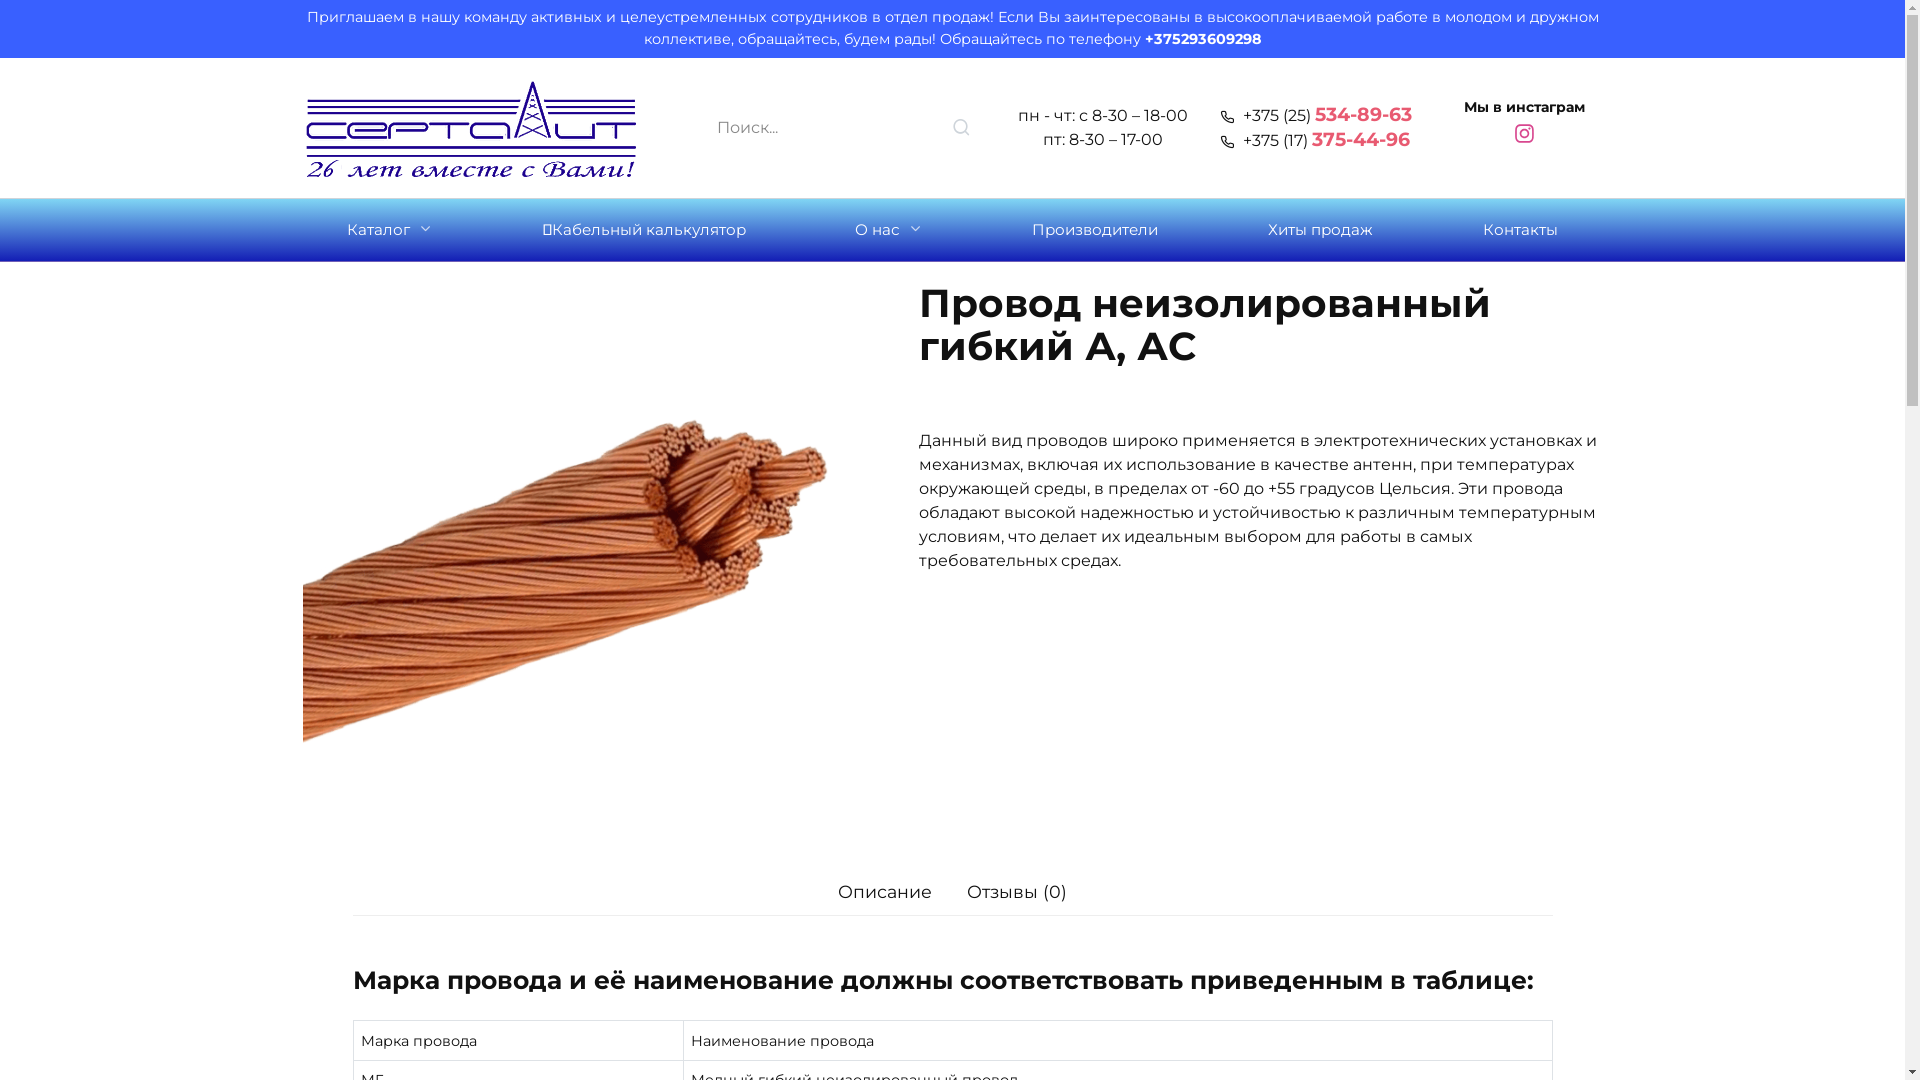  Describe the element at coordinates (1315, 115) in the screenshot. I see `'+375 (25) 534-89-63'` at that location.